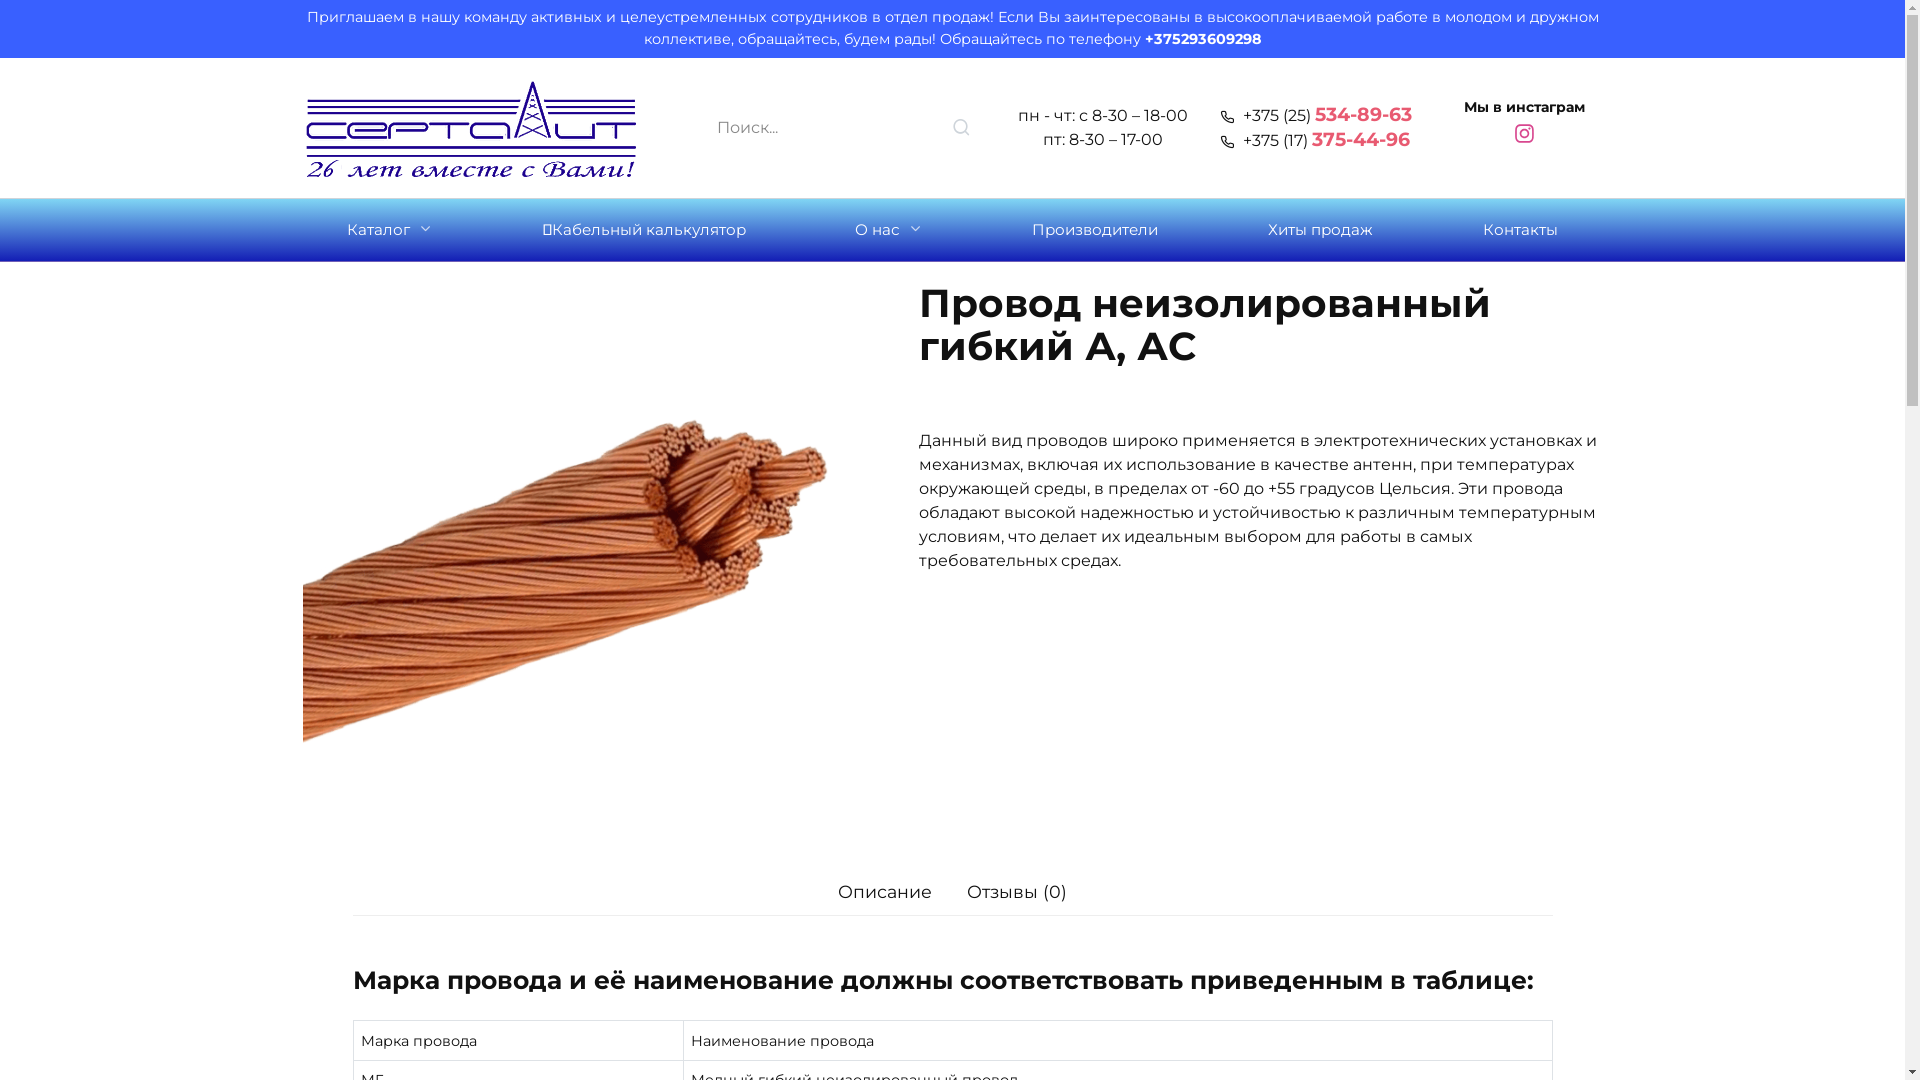  Describe the element at coordinates (1315, 115) in the screenshot. I see `'+375 (25) 534-89-63'` at that location.